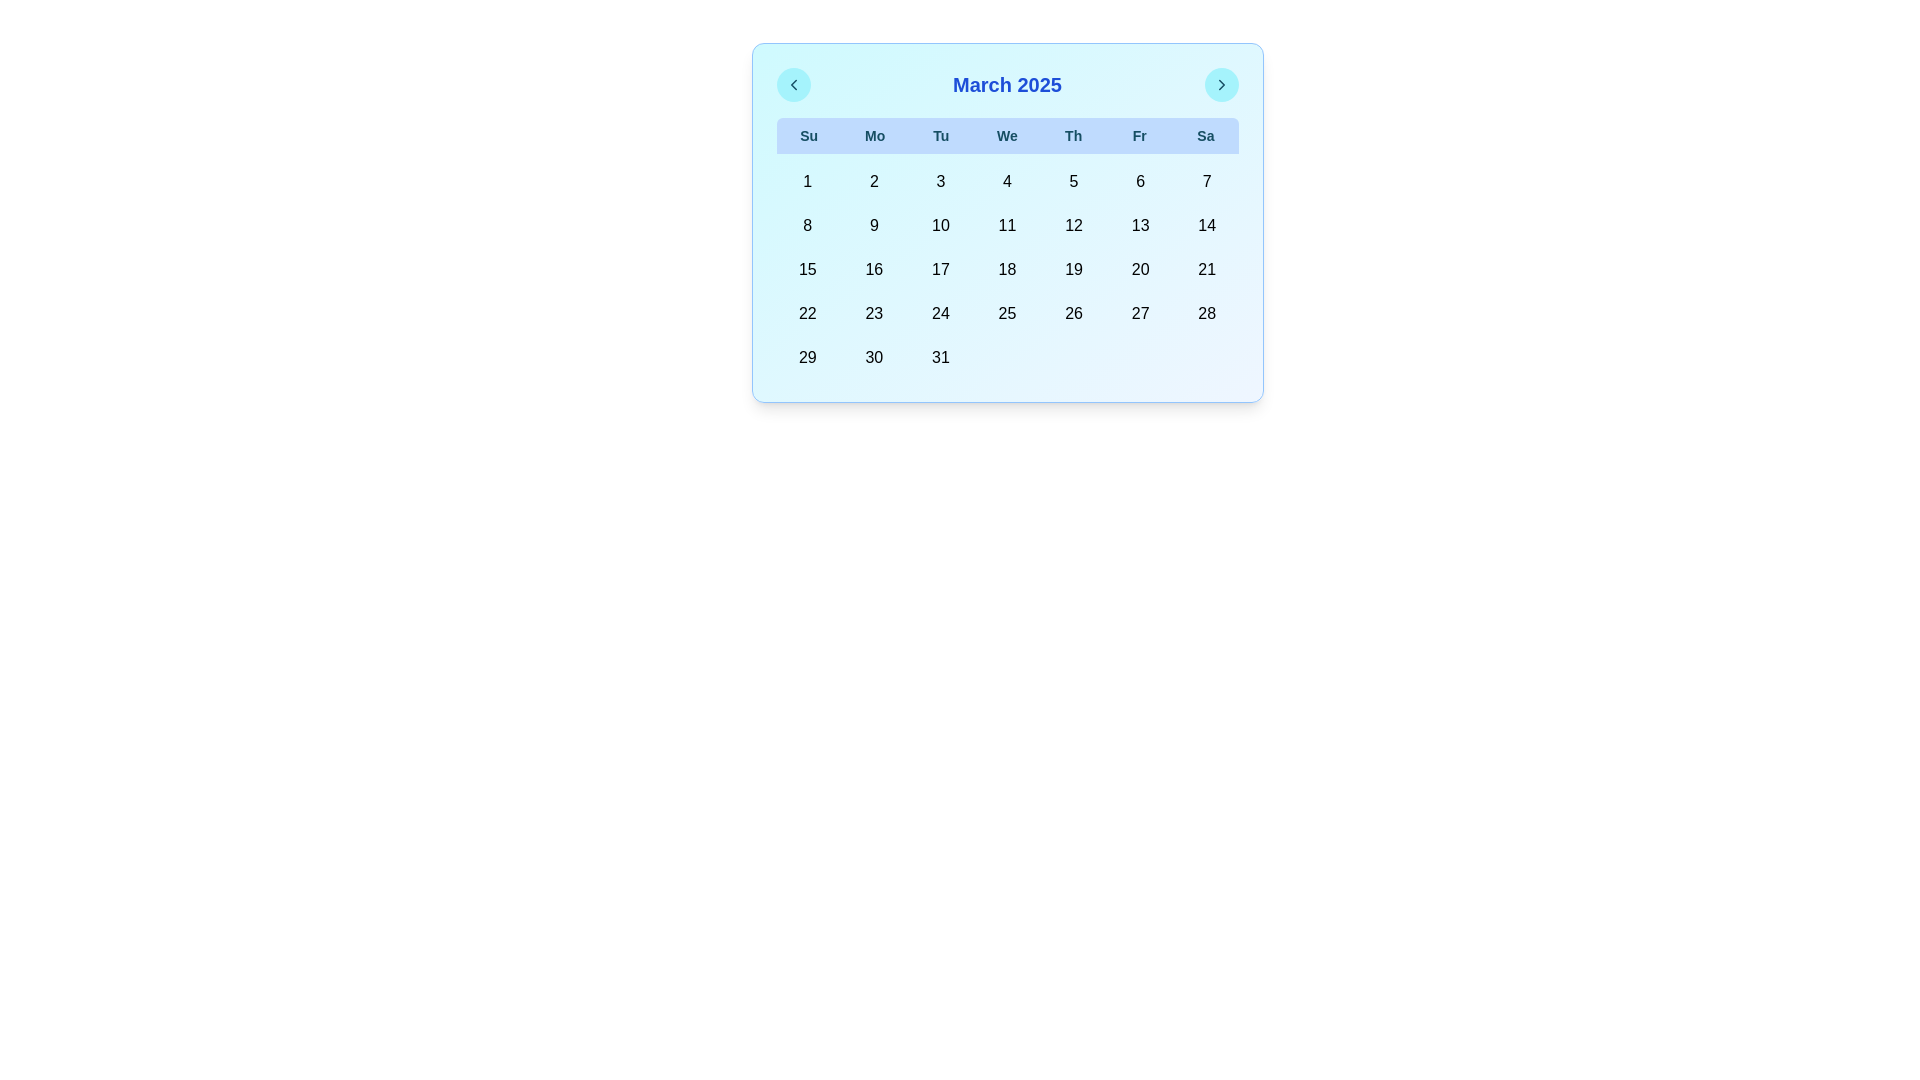 Image resolution: width=1920 pixels, height=1080 pixels. Describe the element at coordinates (873, 181) in the screenshot. I see `the rectangular button with a light cyan background and the number '2' displayed in black text` at that location.